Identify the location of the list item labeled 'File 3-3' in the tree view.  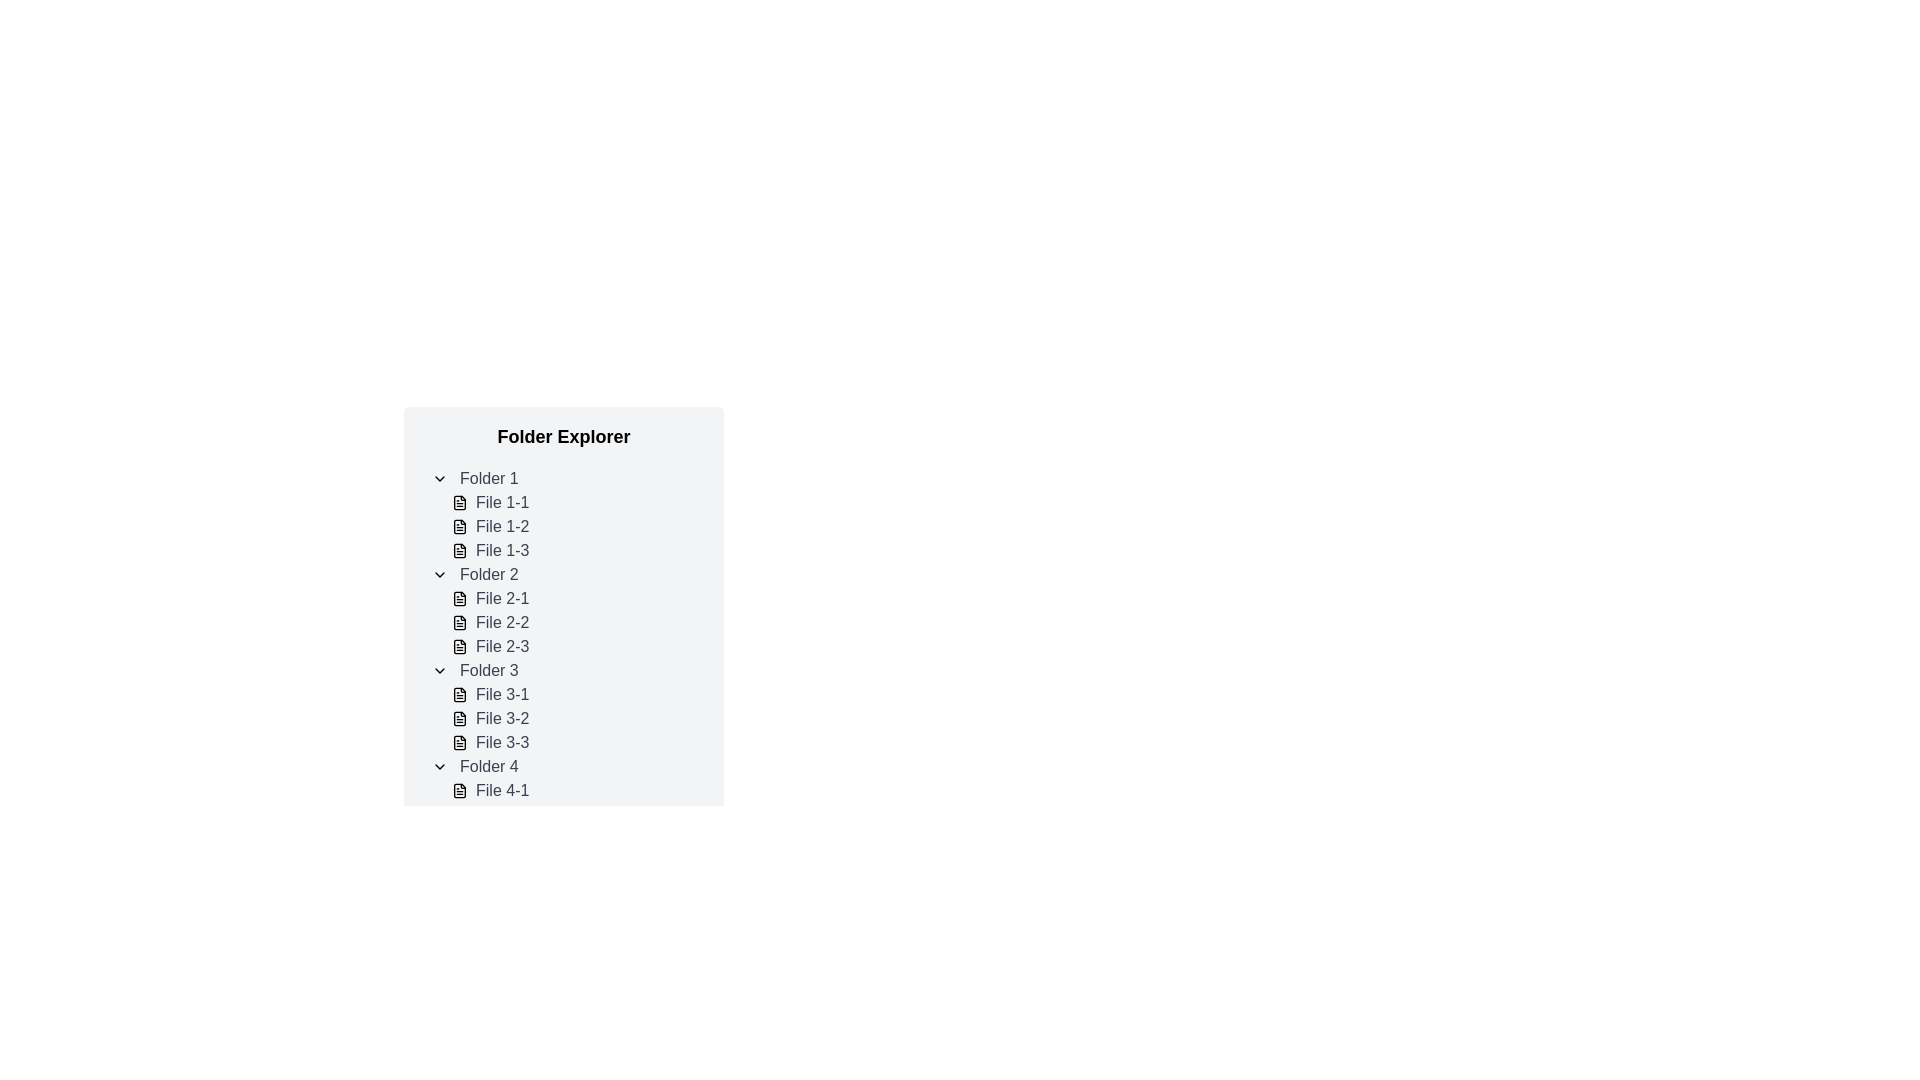
(579, 743).